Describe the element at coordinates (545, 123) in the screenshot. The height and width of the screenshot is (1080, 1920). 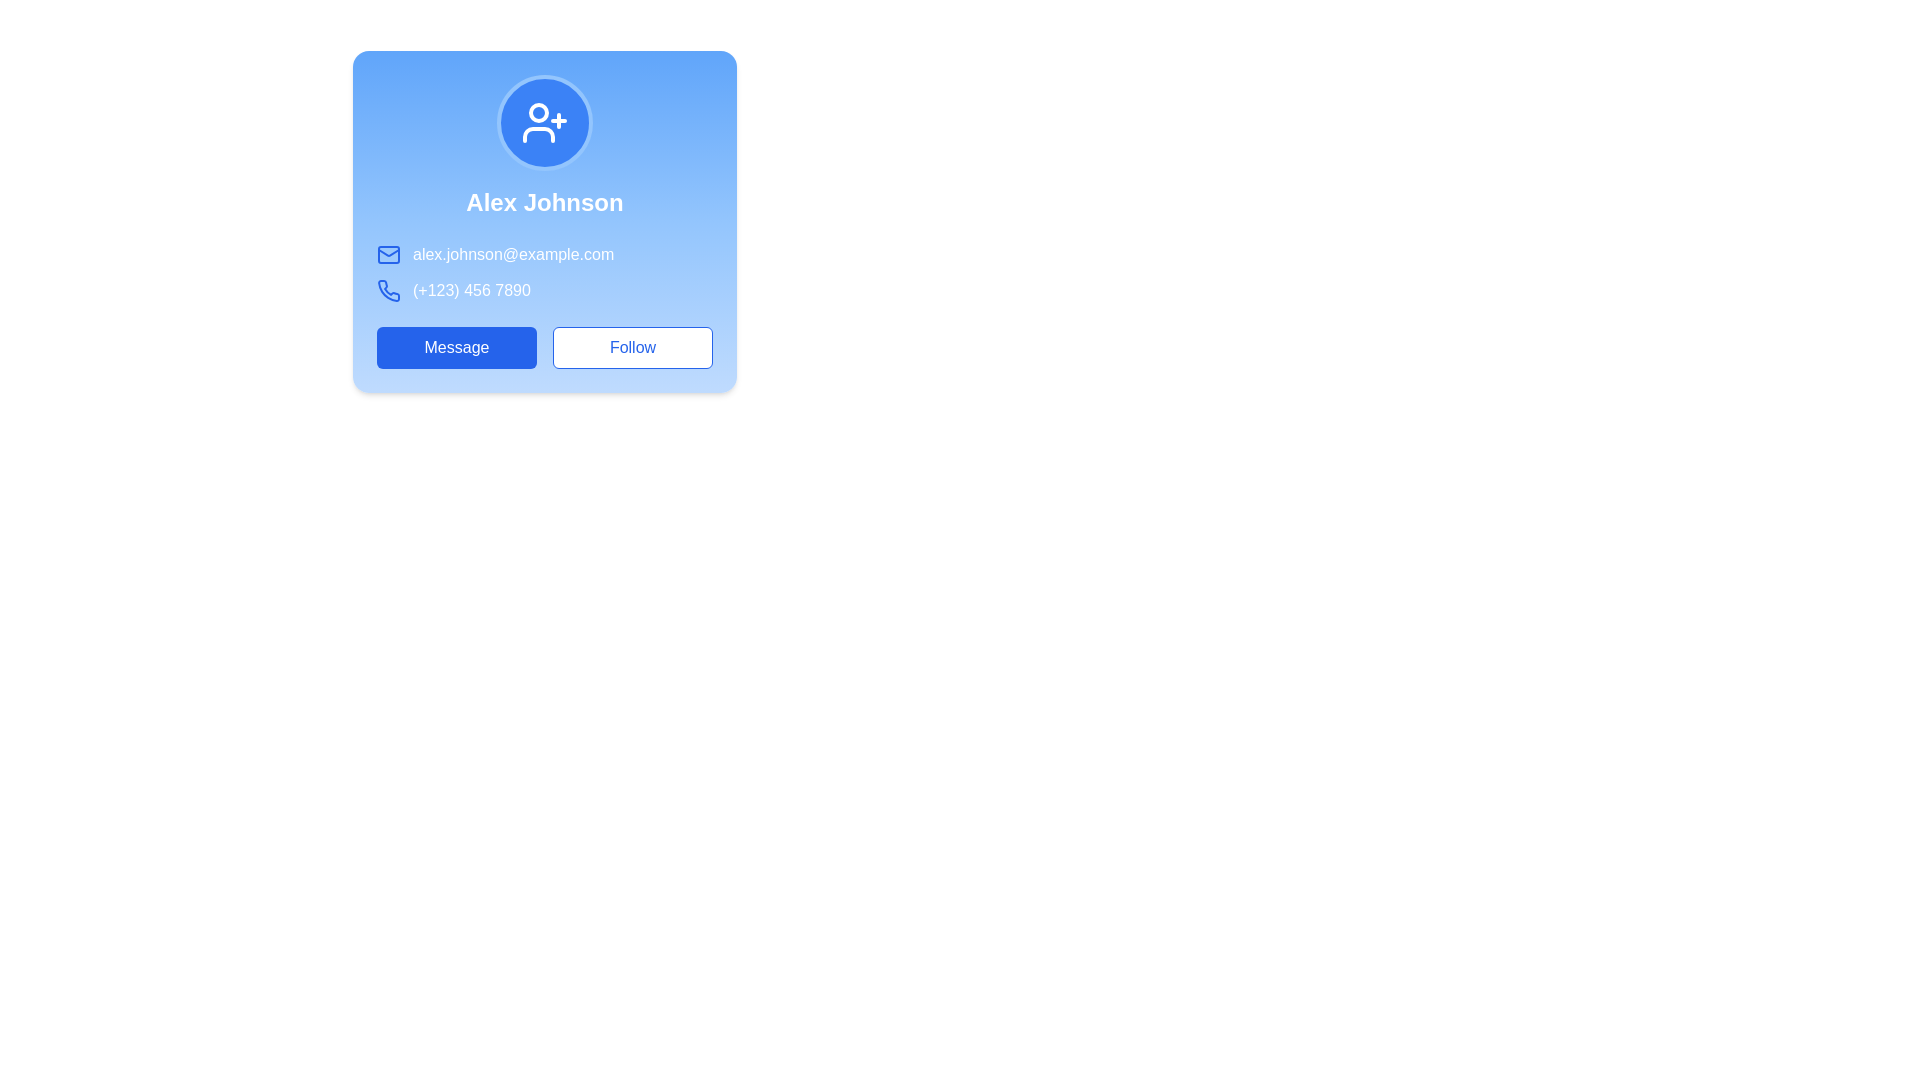
I see `the circular icon with a blue background and a user-plus symbol in white, located in the upper-central portion of the card layout above the name 'Alex Johnson'` at that location.